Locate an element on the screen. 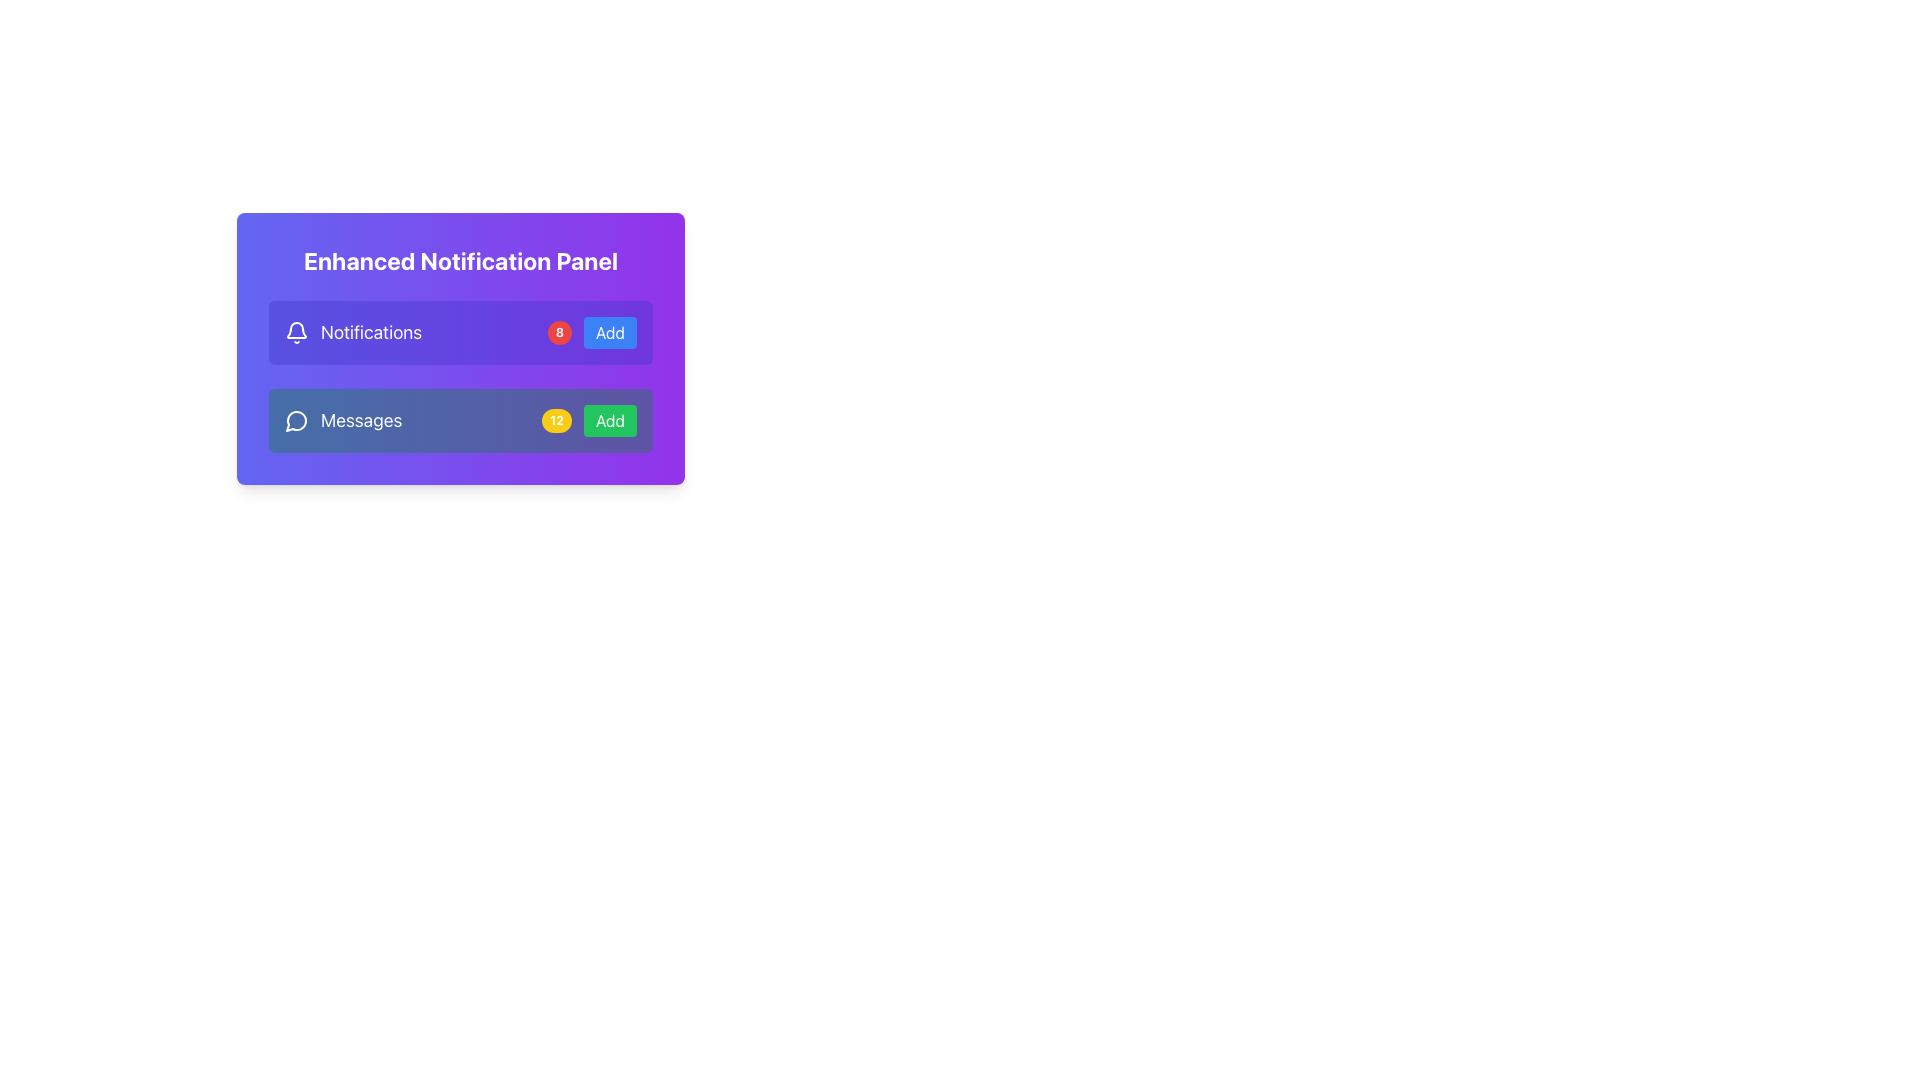  the text label indicating notifications within the 'Enhanced Notification Panel', located adjacent to the bell icon is located at coordinates (371, 331).